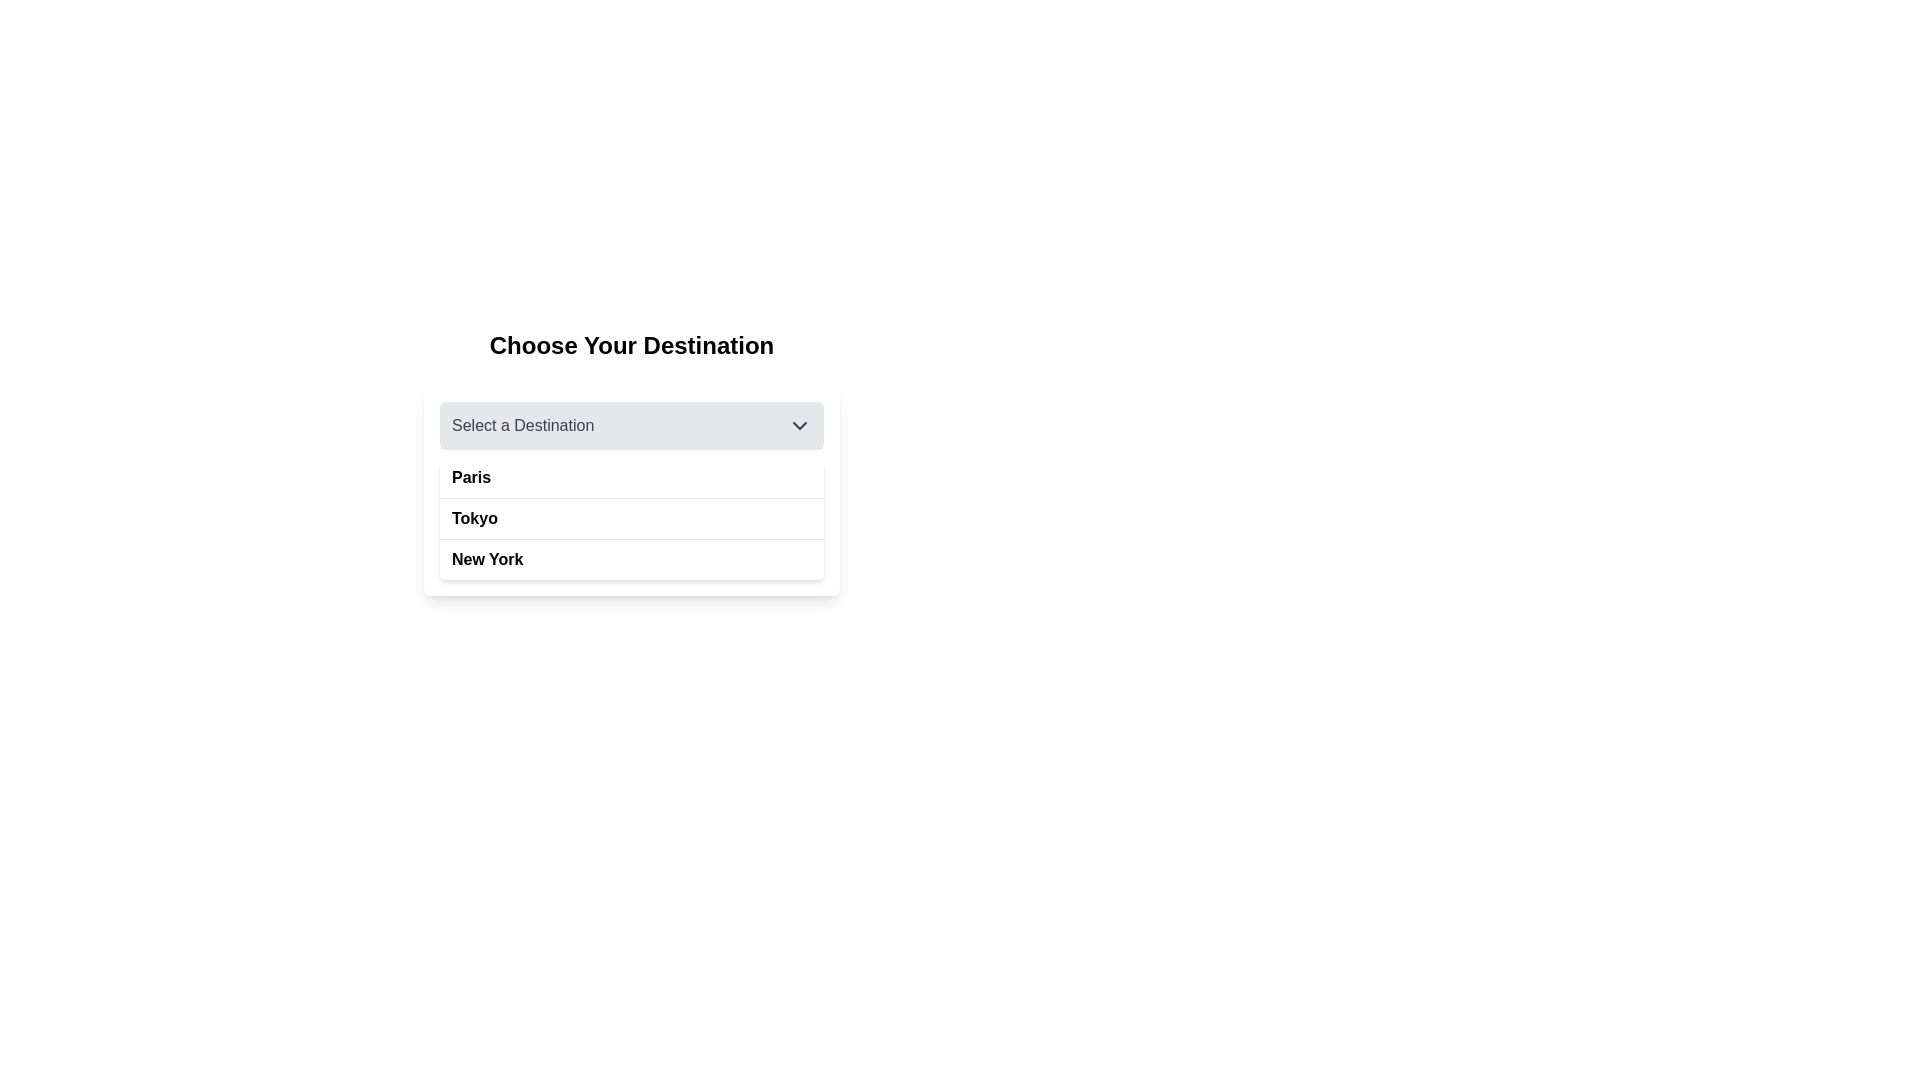 This screenshot has height=1080, width=1920. I want to click on the list item labeled 'New York', so click(631, 559).